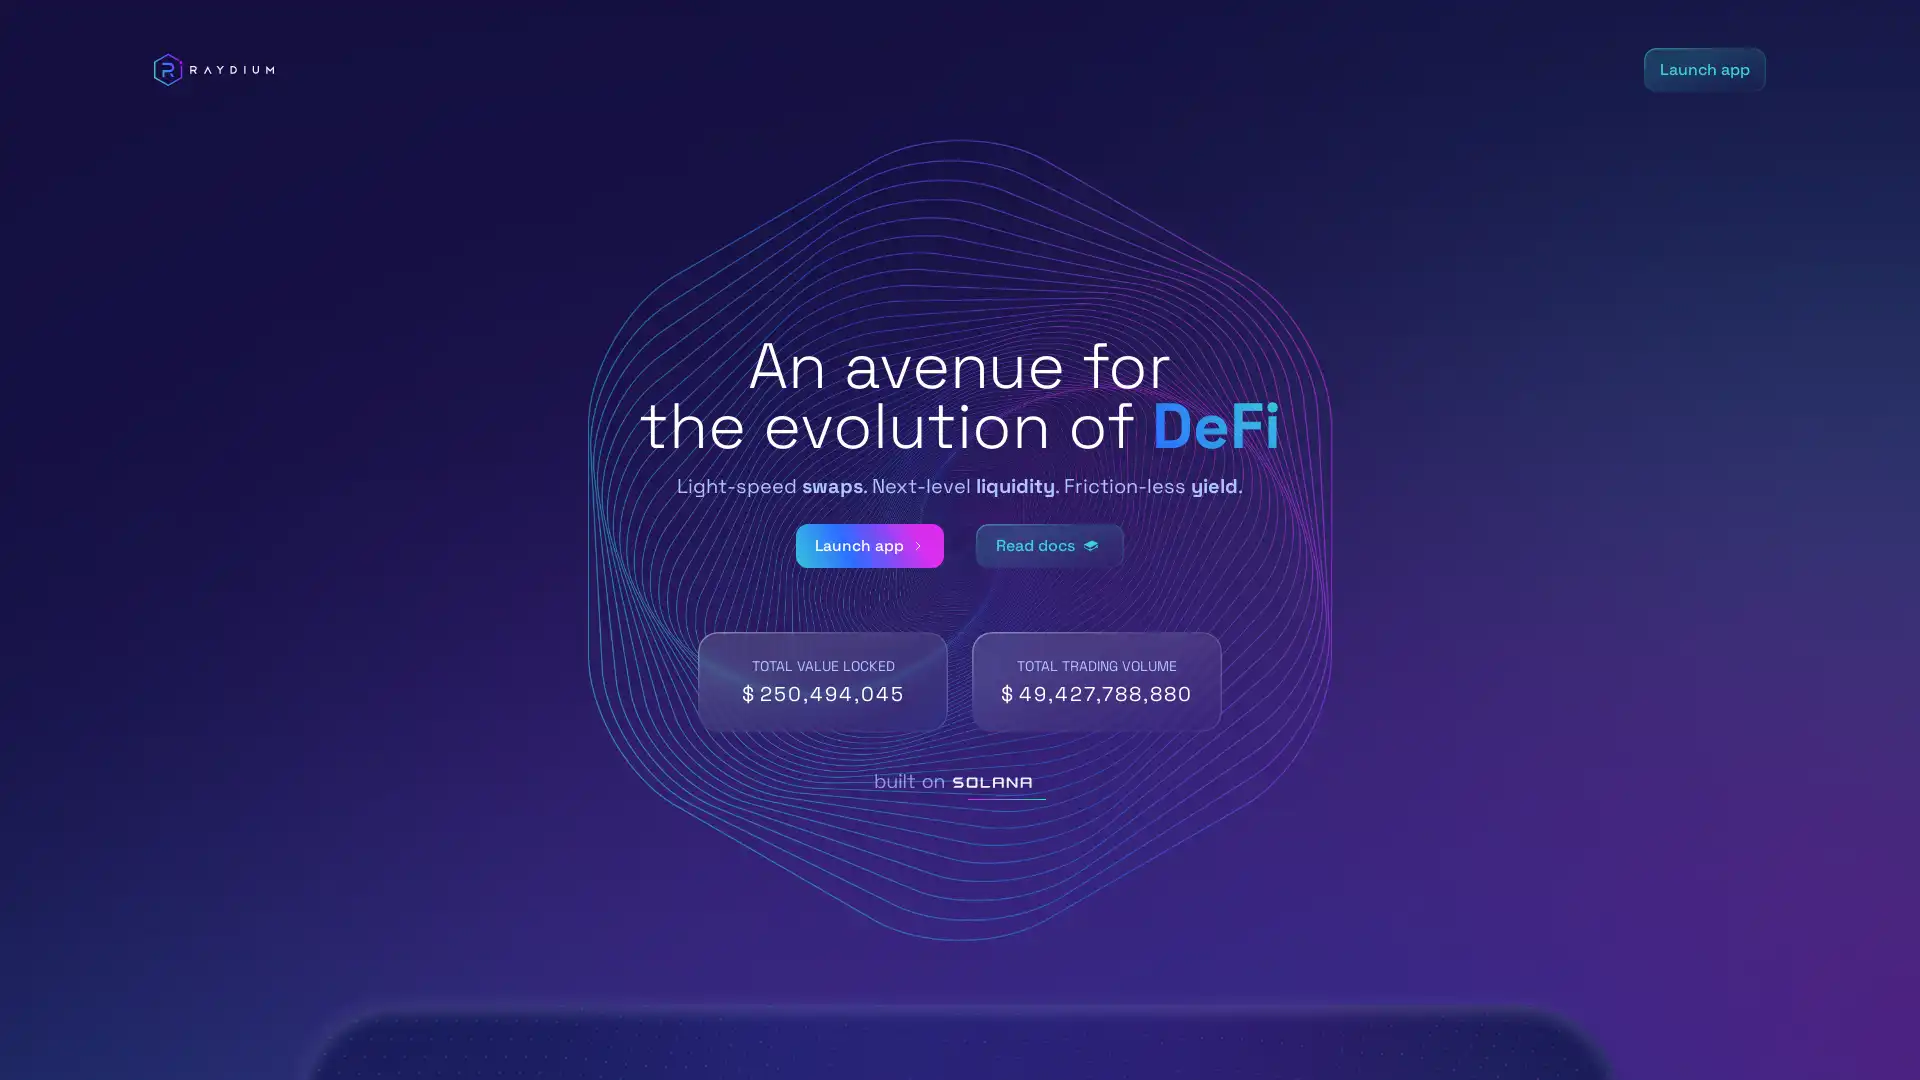 Image resolution: width=1920 pixels, height=1080 pixels. What do you see at coordinates (1703, 68) in the screenshot?
I see `Launch app` at bounding box center [1703, 68].